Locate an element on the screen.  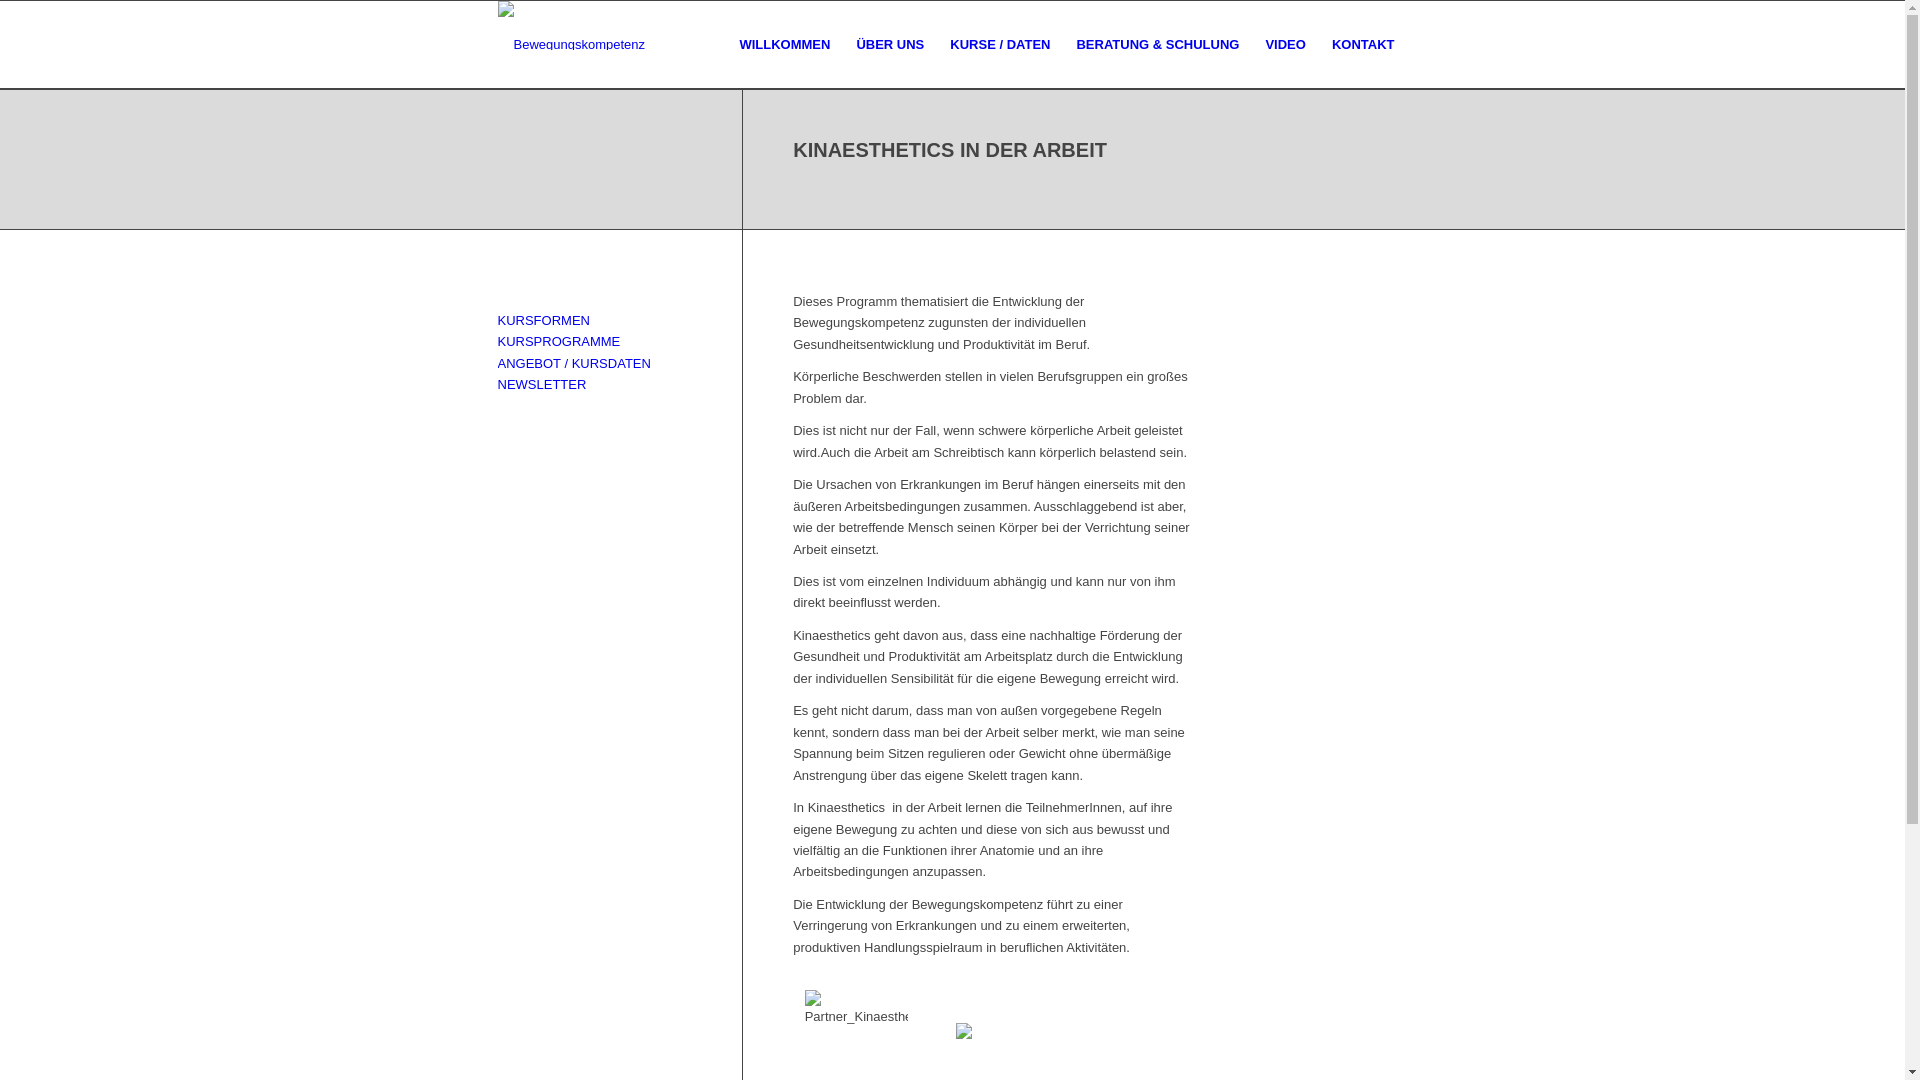
'ANGEBOT / KURSDATEN' is located at coordinates (573, 363).